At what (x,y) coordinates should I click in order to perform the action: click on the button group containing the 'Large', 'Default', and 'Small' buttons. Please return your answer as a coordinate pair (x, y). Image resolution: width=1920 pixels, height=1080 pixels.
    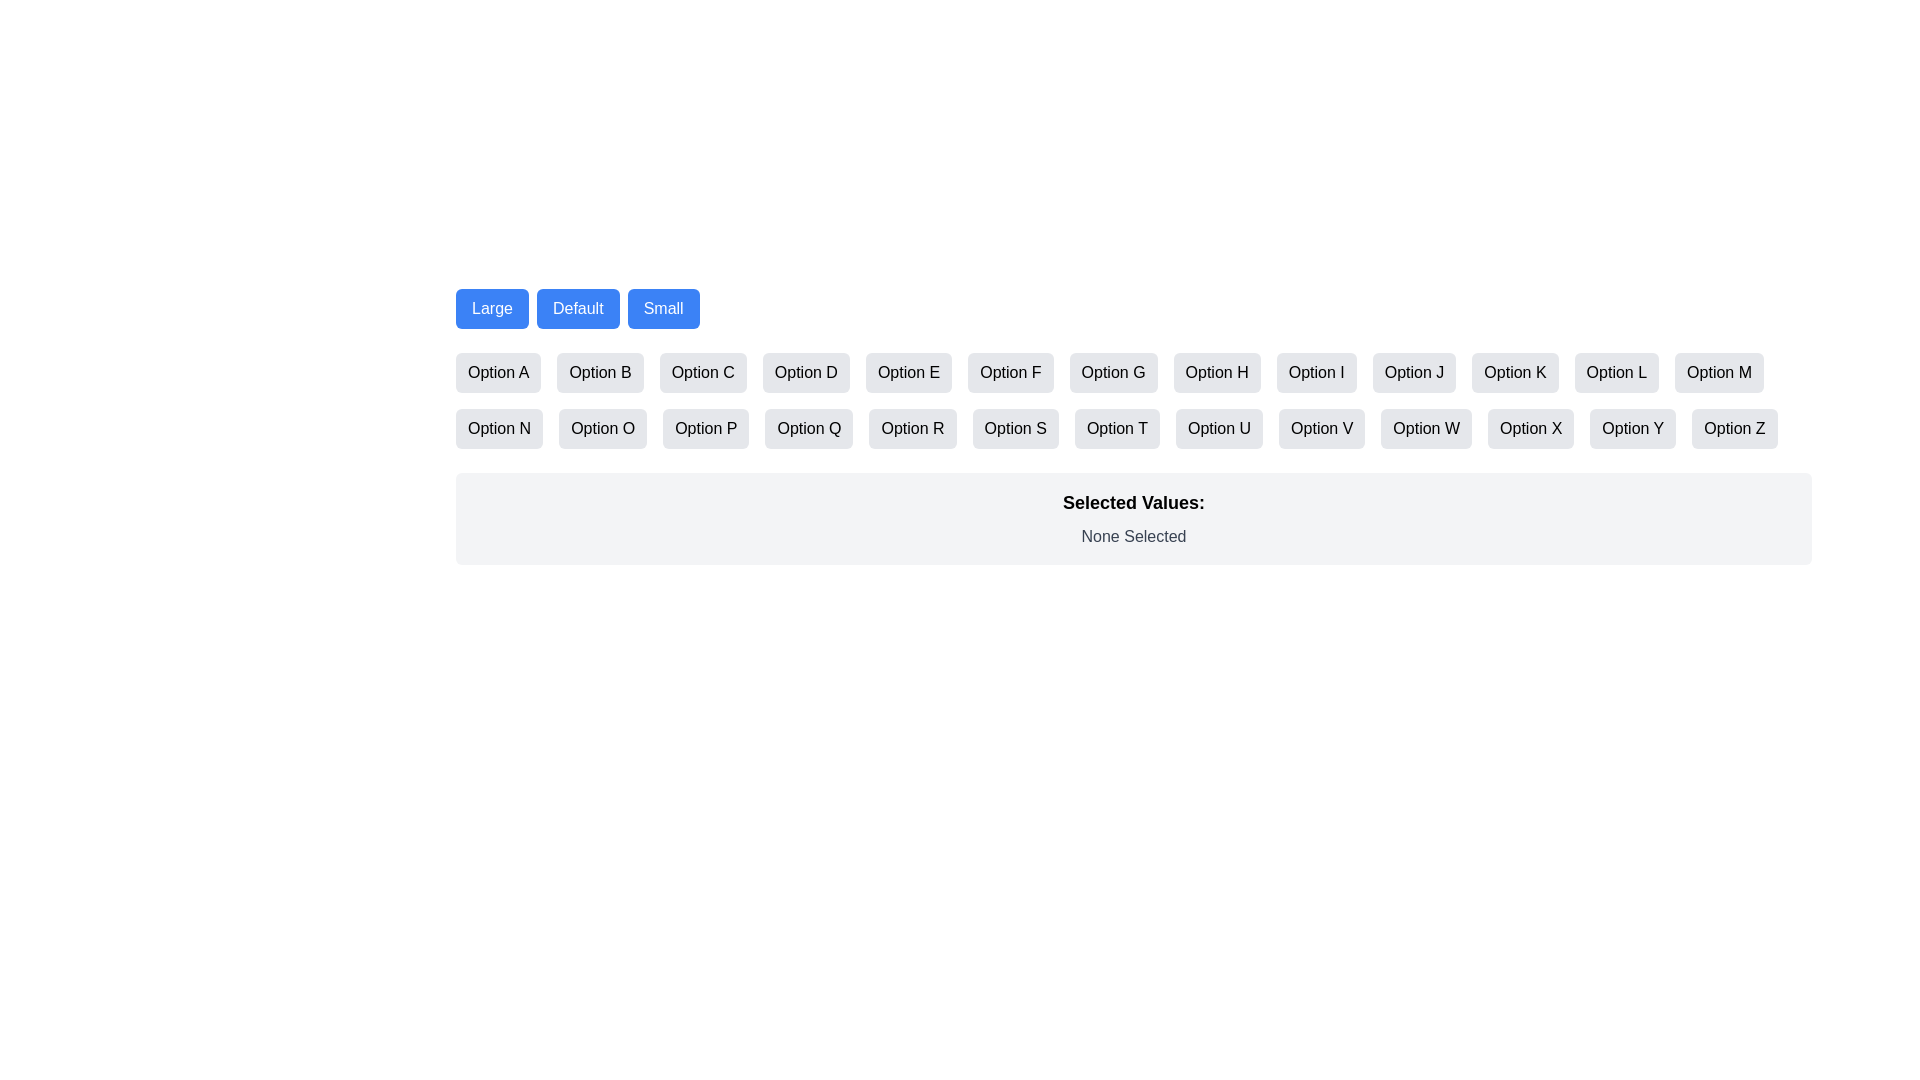
    Looking at the image, I should click on (1133, 308).